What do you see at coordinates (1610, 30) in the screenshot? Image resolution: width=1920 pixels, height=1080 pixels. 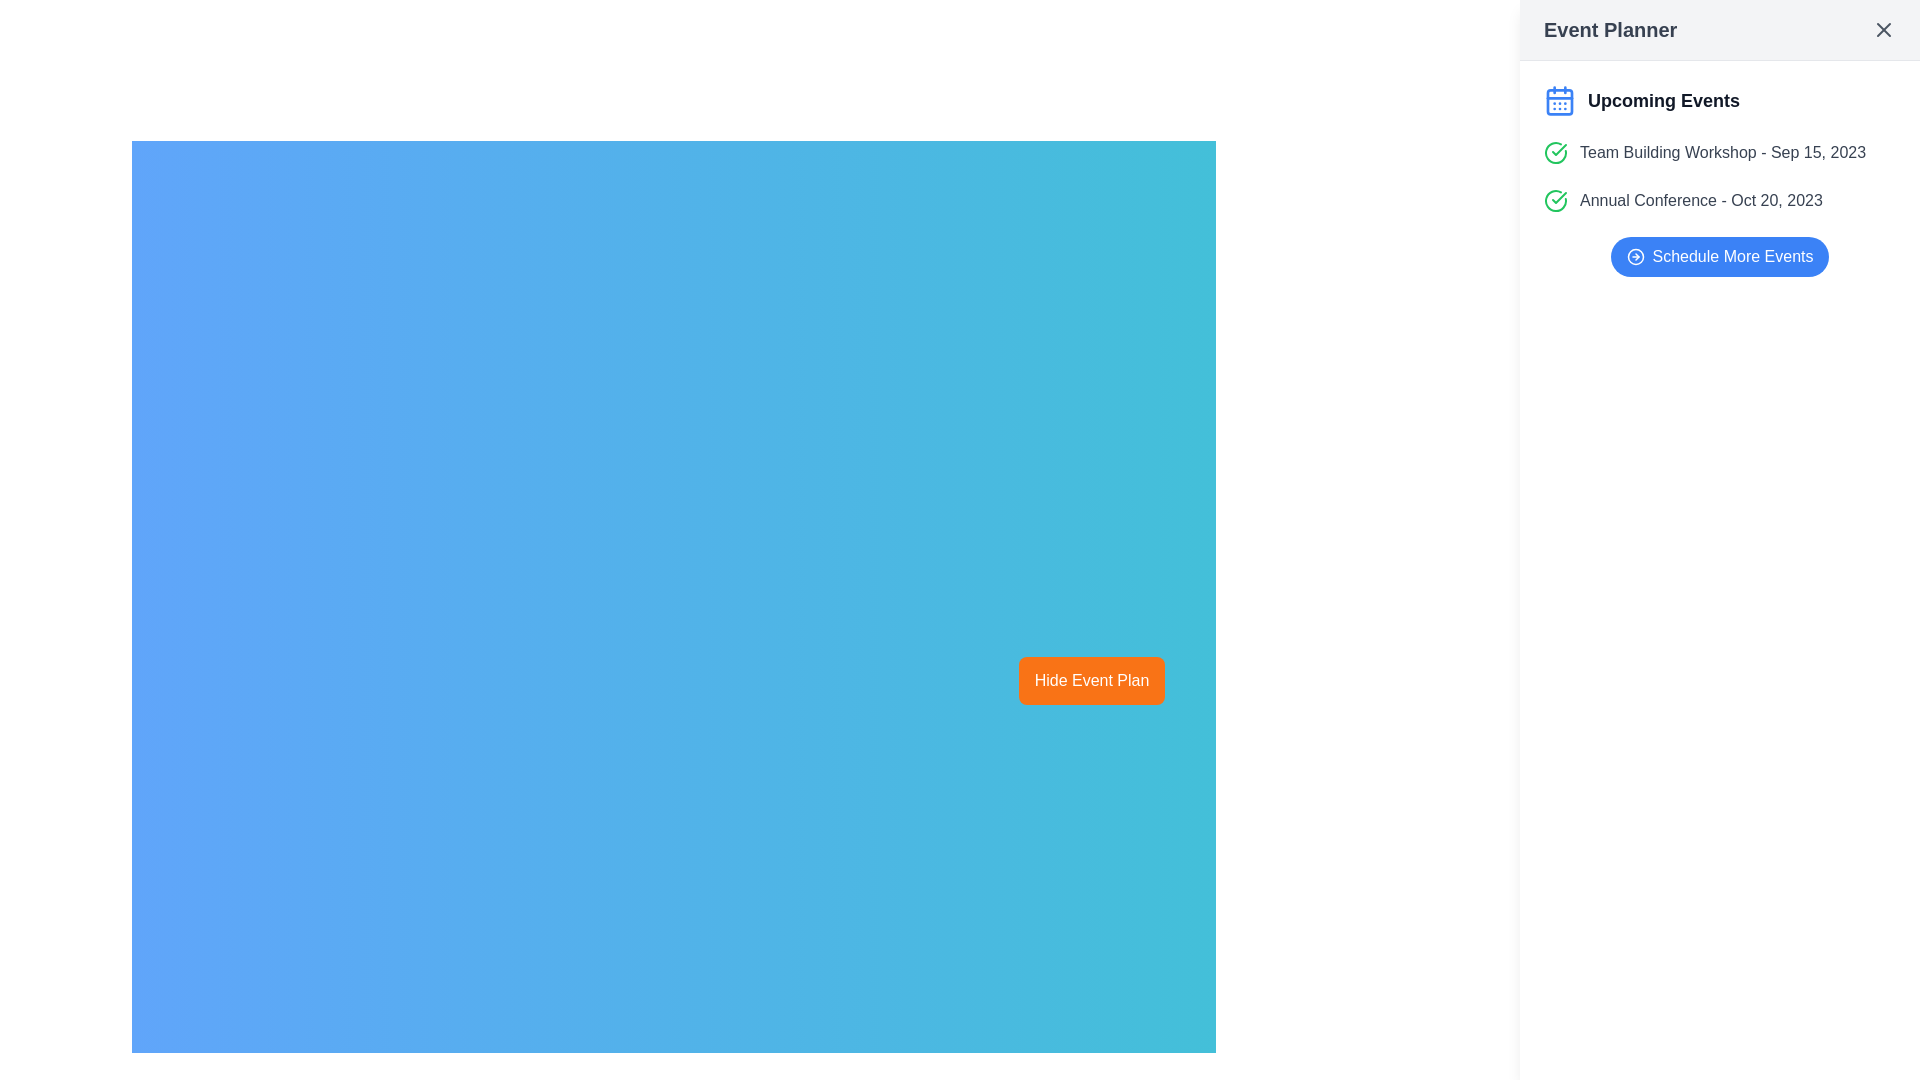 I see `the 'Event Planner' text label, which is prominently displayed in bold, extra-large gray font at the top-right corner of the header section` at bounding box center [1610, 30].